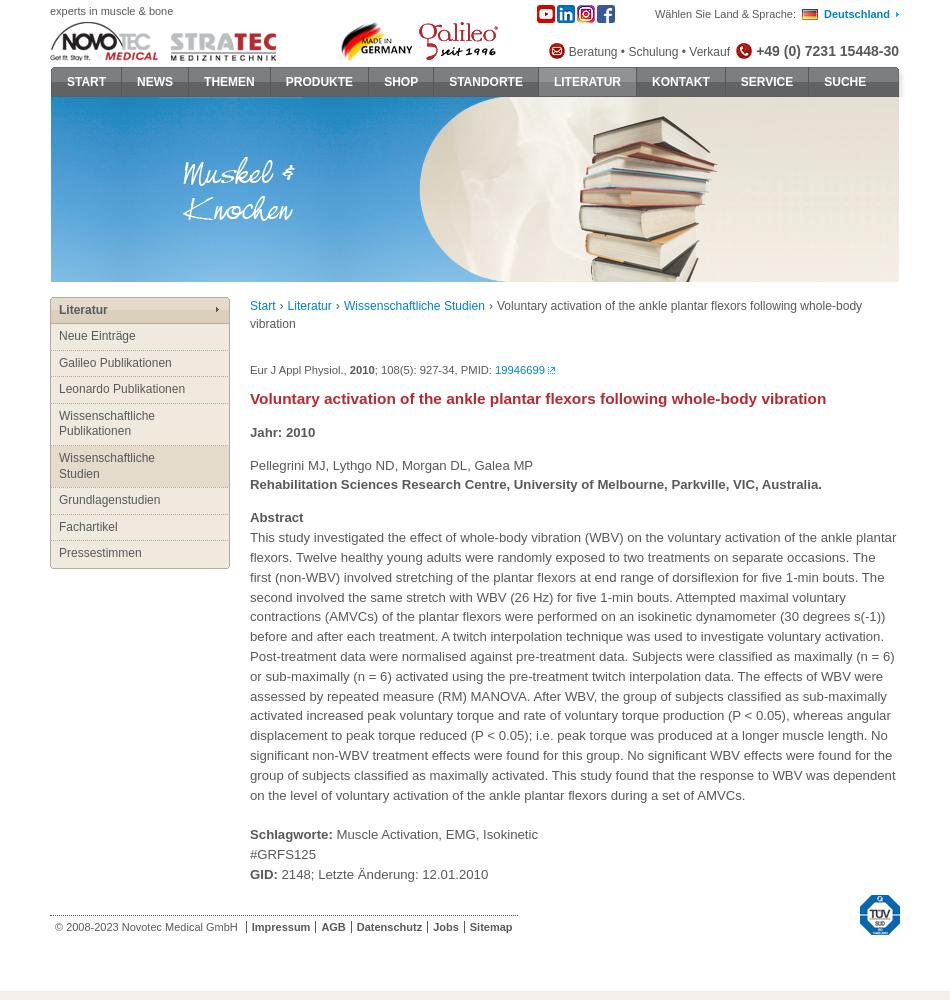  Describe the element at coordinates (249, 306) in the screenshot. I see `'Start'` at that location.